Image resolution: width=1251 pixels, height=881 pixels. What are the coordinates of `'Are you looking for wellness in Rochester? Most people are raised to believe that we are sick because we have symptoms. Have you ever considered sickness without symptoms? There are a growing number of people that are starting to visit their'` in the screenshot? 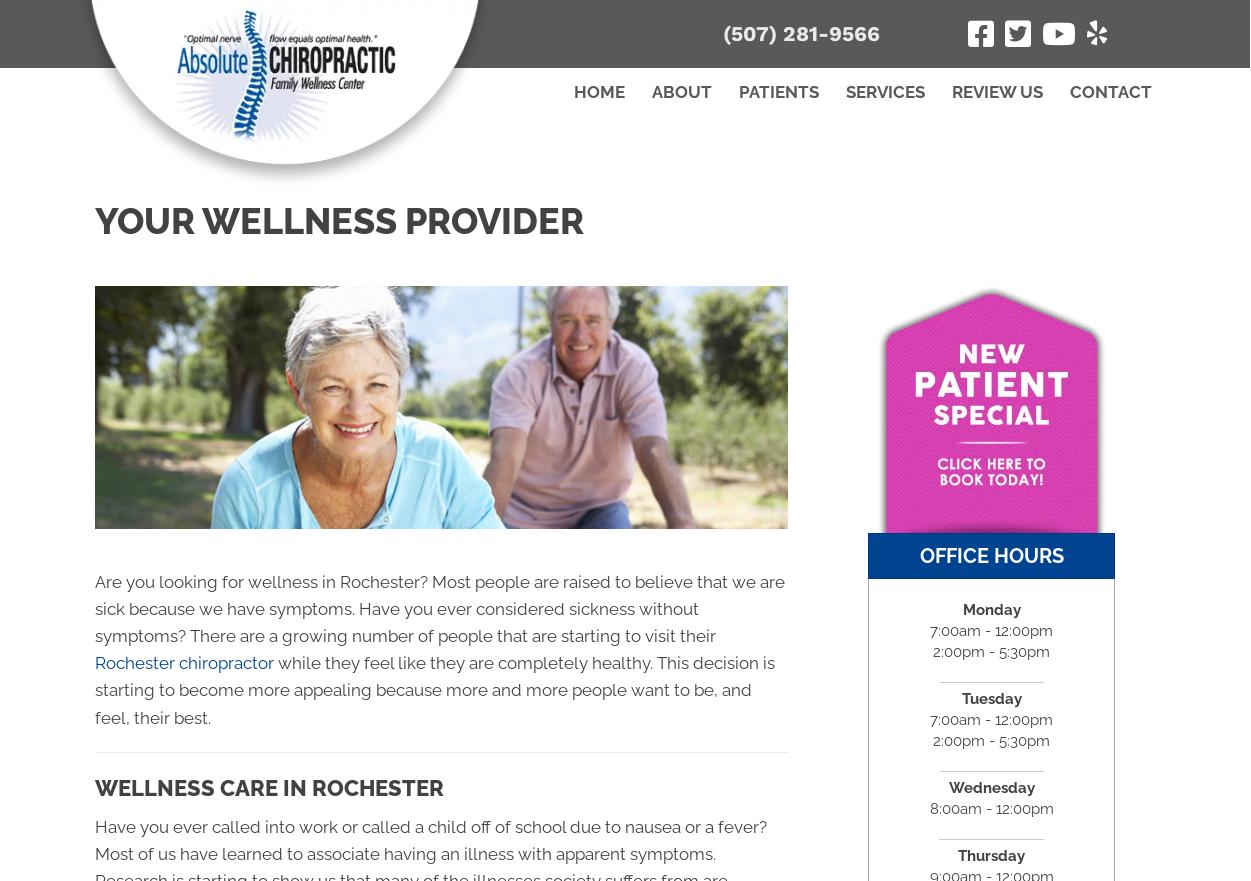 It's located at (93, 608).